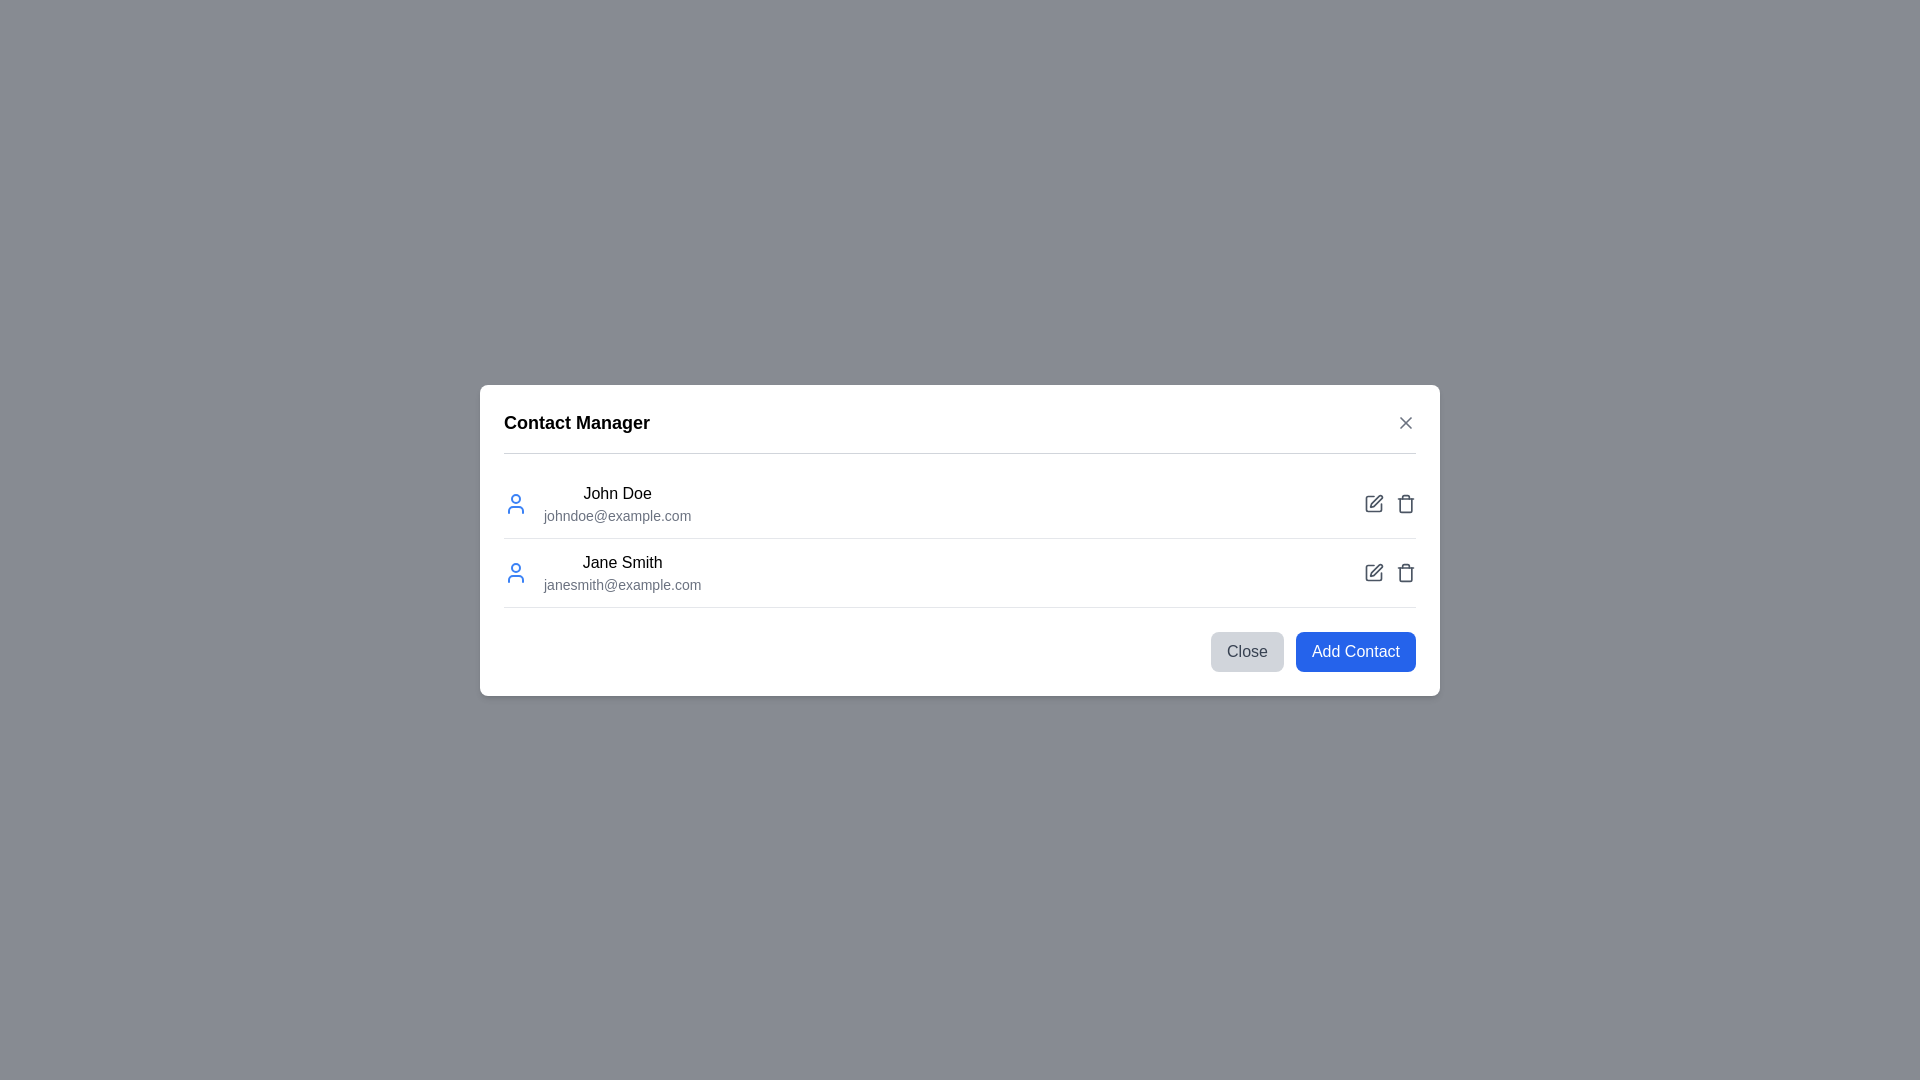  I want to click on the contact name displayed as static text, which is located before the email 'janesmith@example.com' in the contact management interface, so click(621, 562).